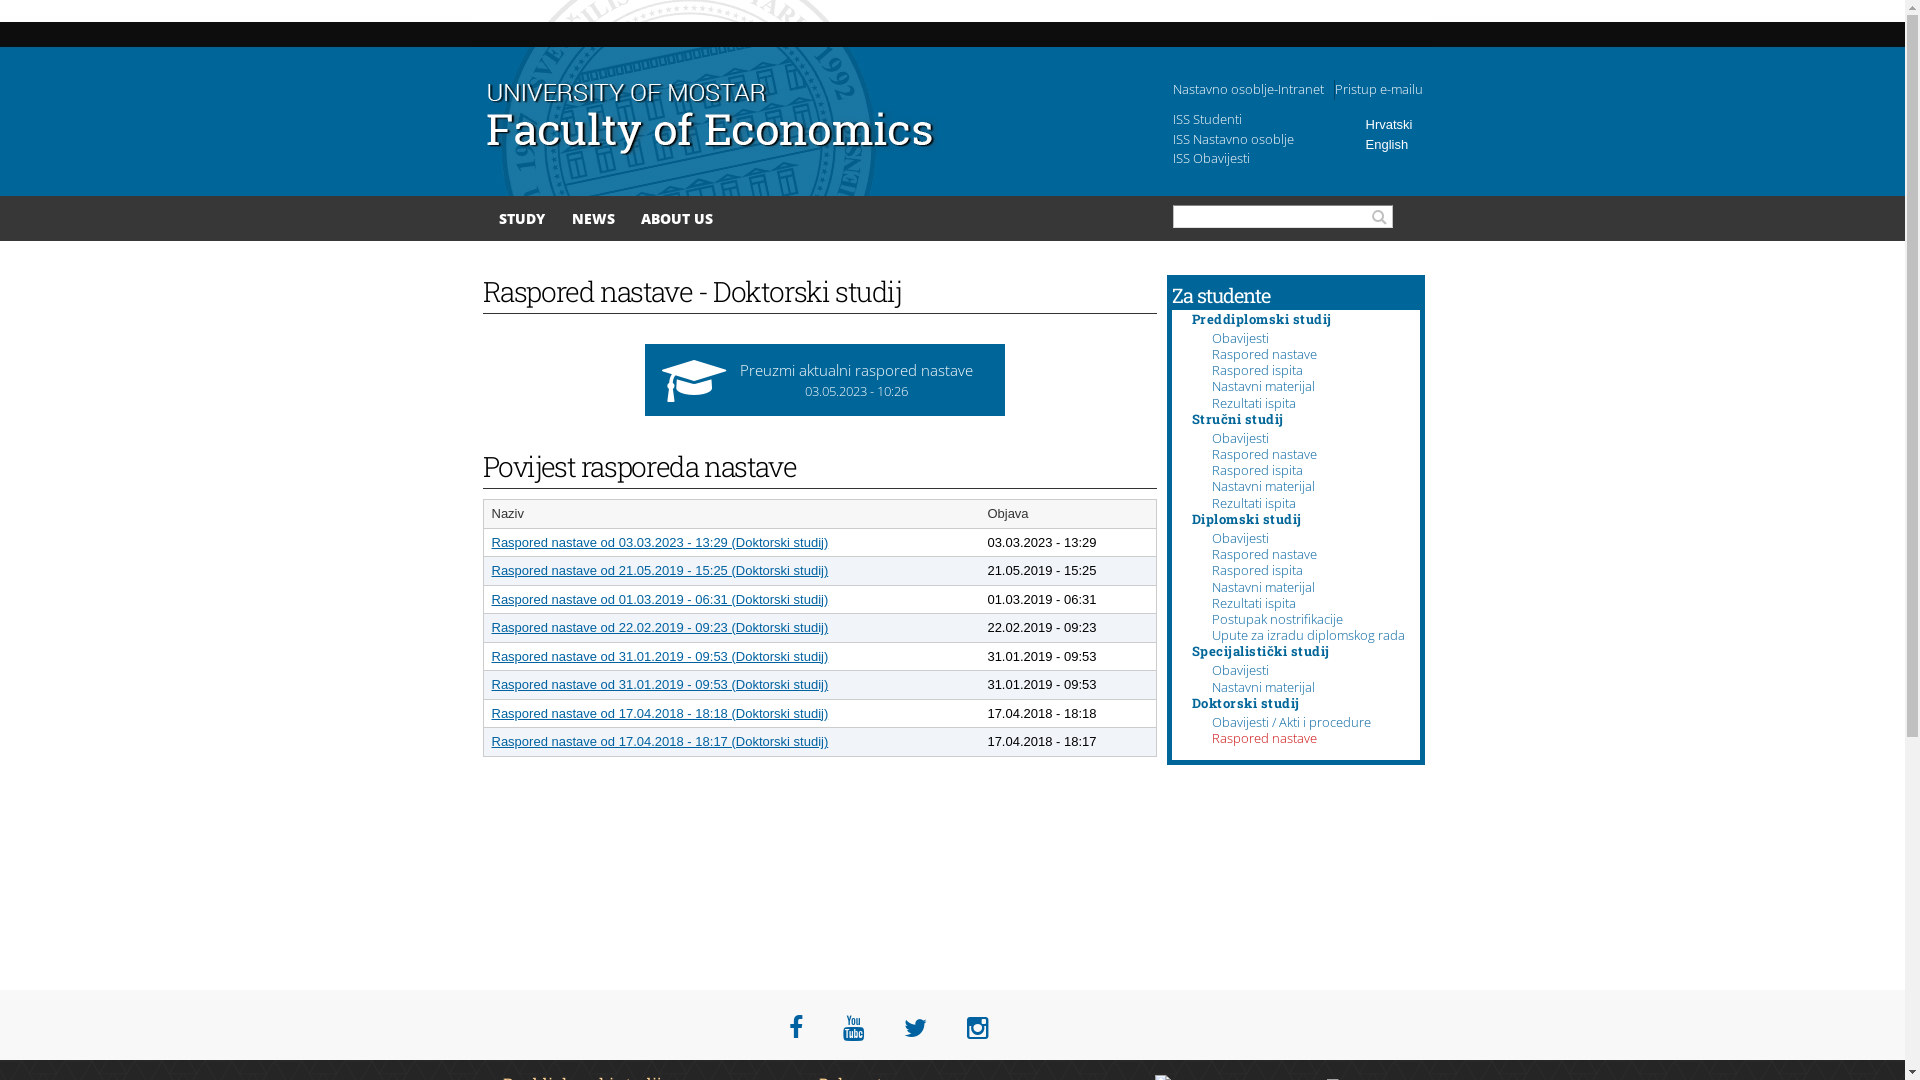 The height and width of the screenshot is (1080, 1920). Describe the element at coordinates (1262, 585) in the screenshot. I see `'Nastavni materijal'` at that location.